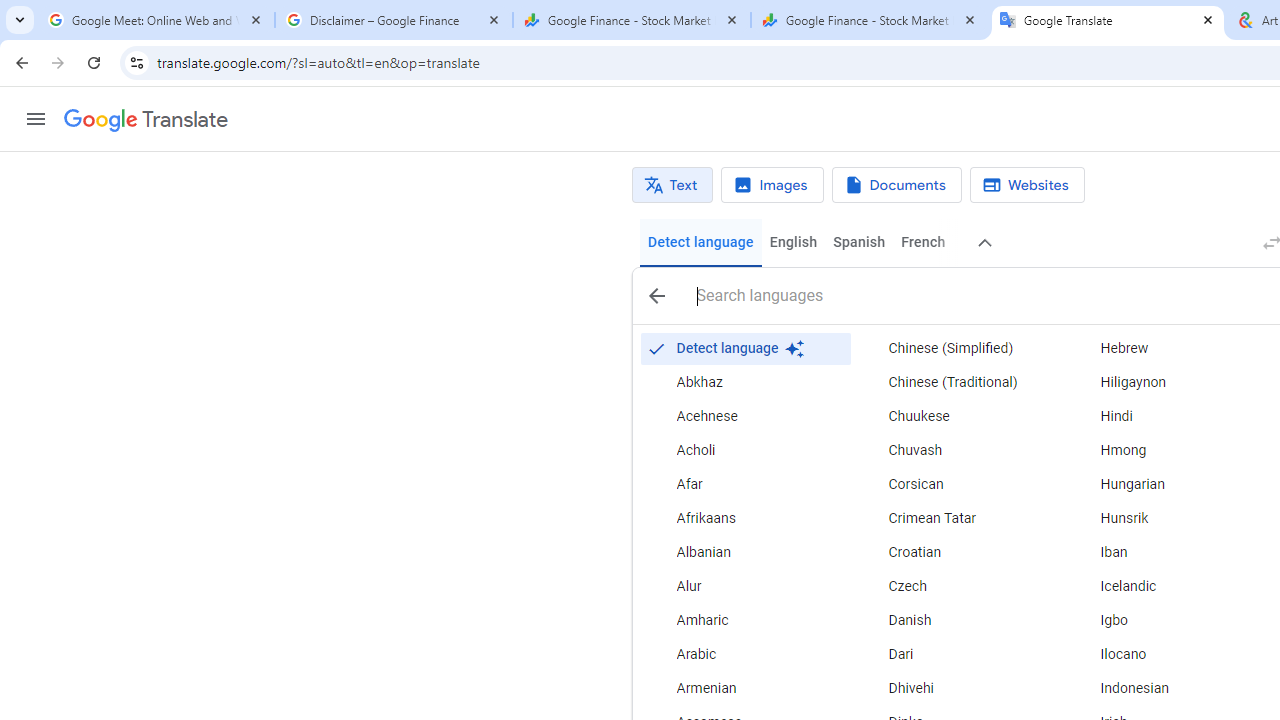 This screenshot has width=1280, height=720. Describe the element at coordinates (1169, 415) in the screenshot. I see `'Hindi'` at that location.